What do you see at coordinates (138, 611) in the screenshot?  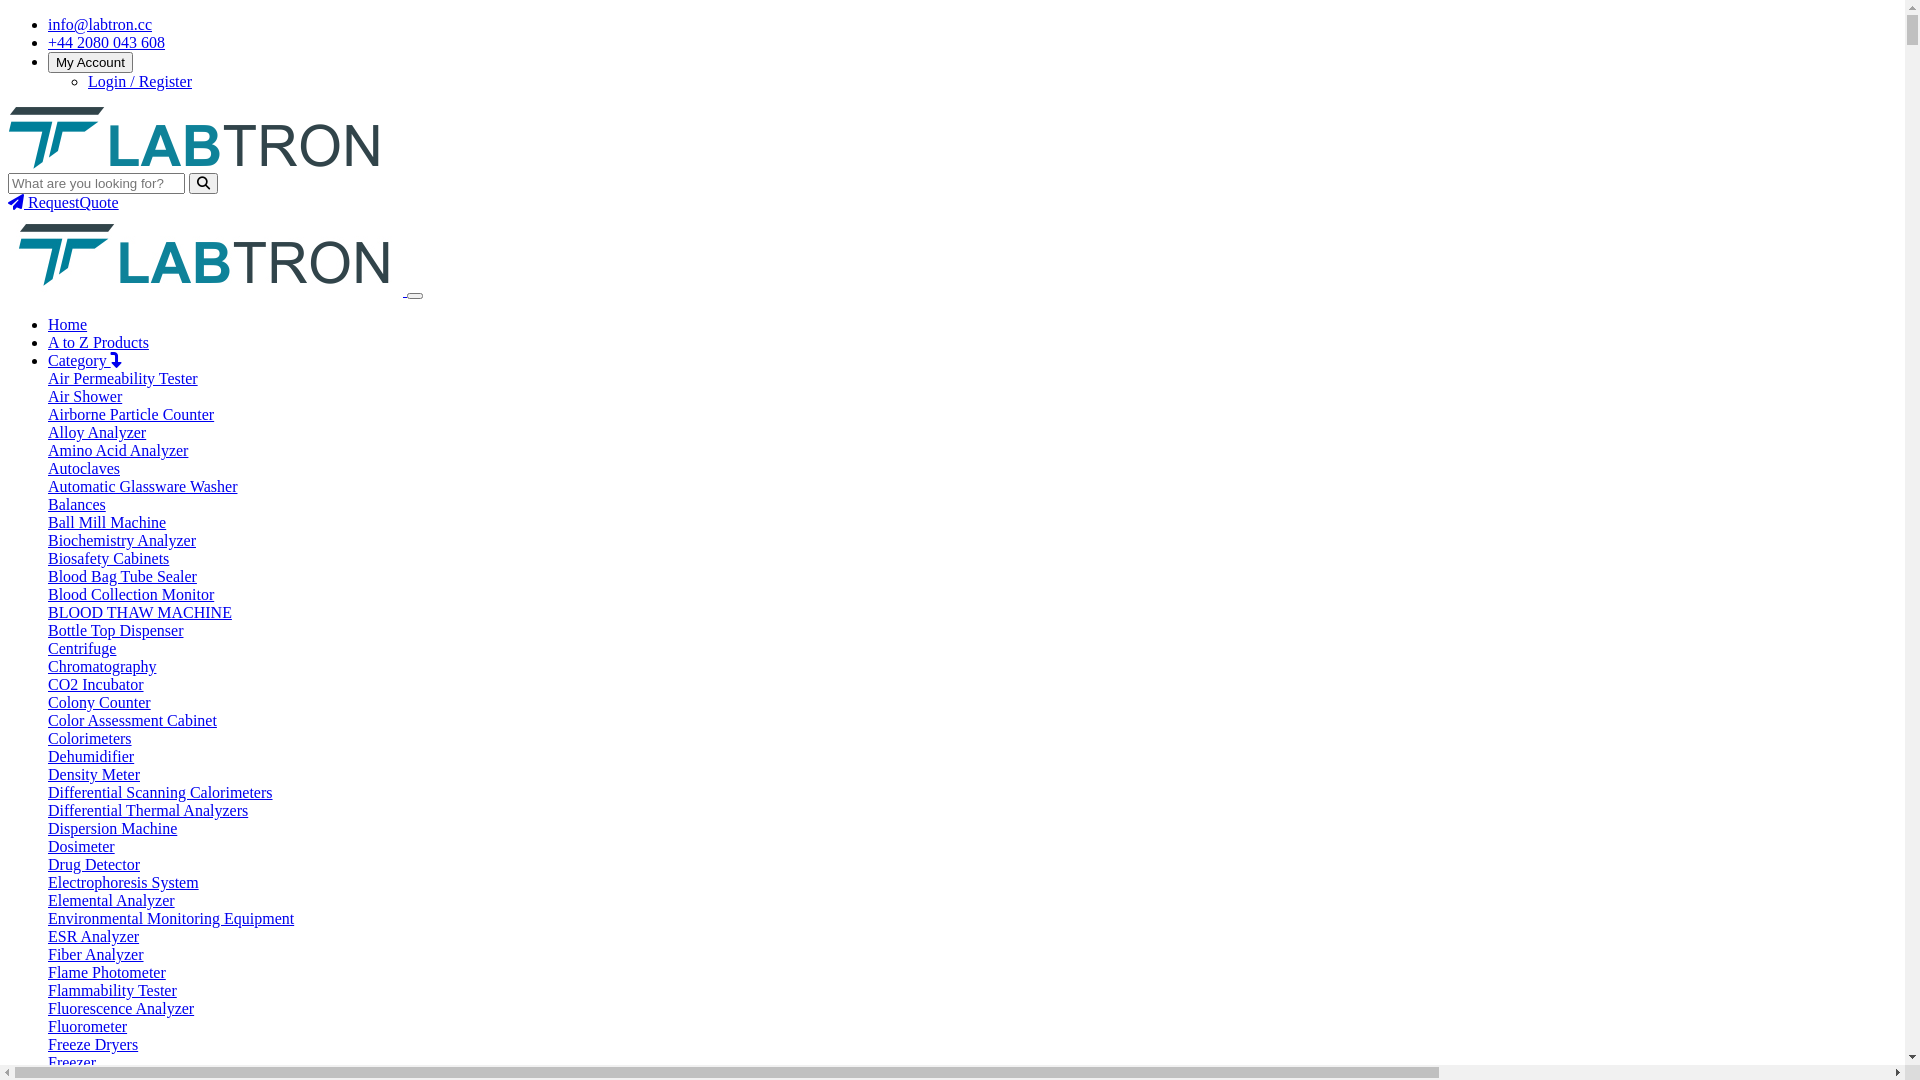 I see `'BLOOD THAW MACHINE'` at bounding box center [138, 611].